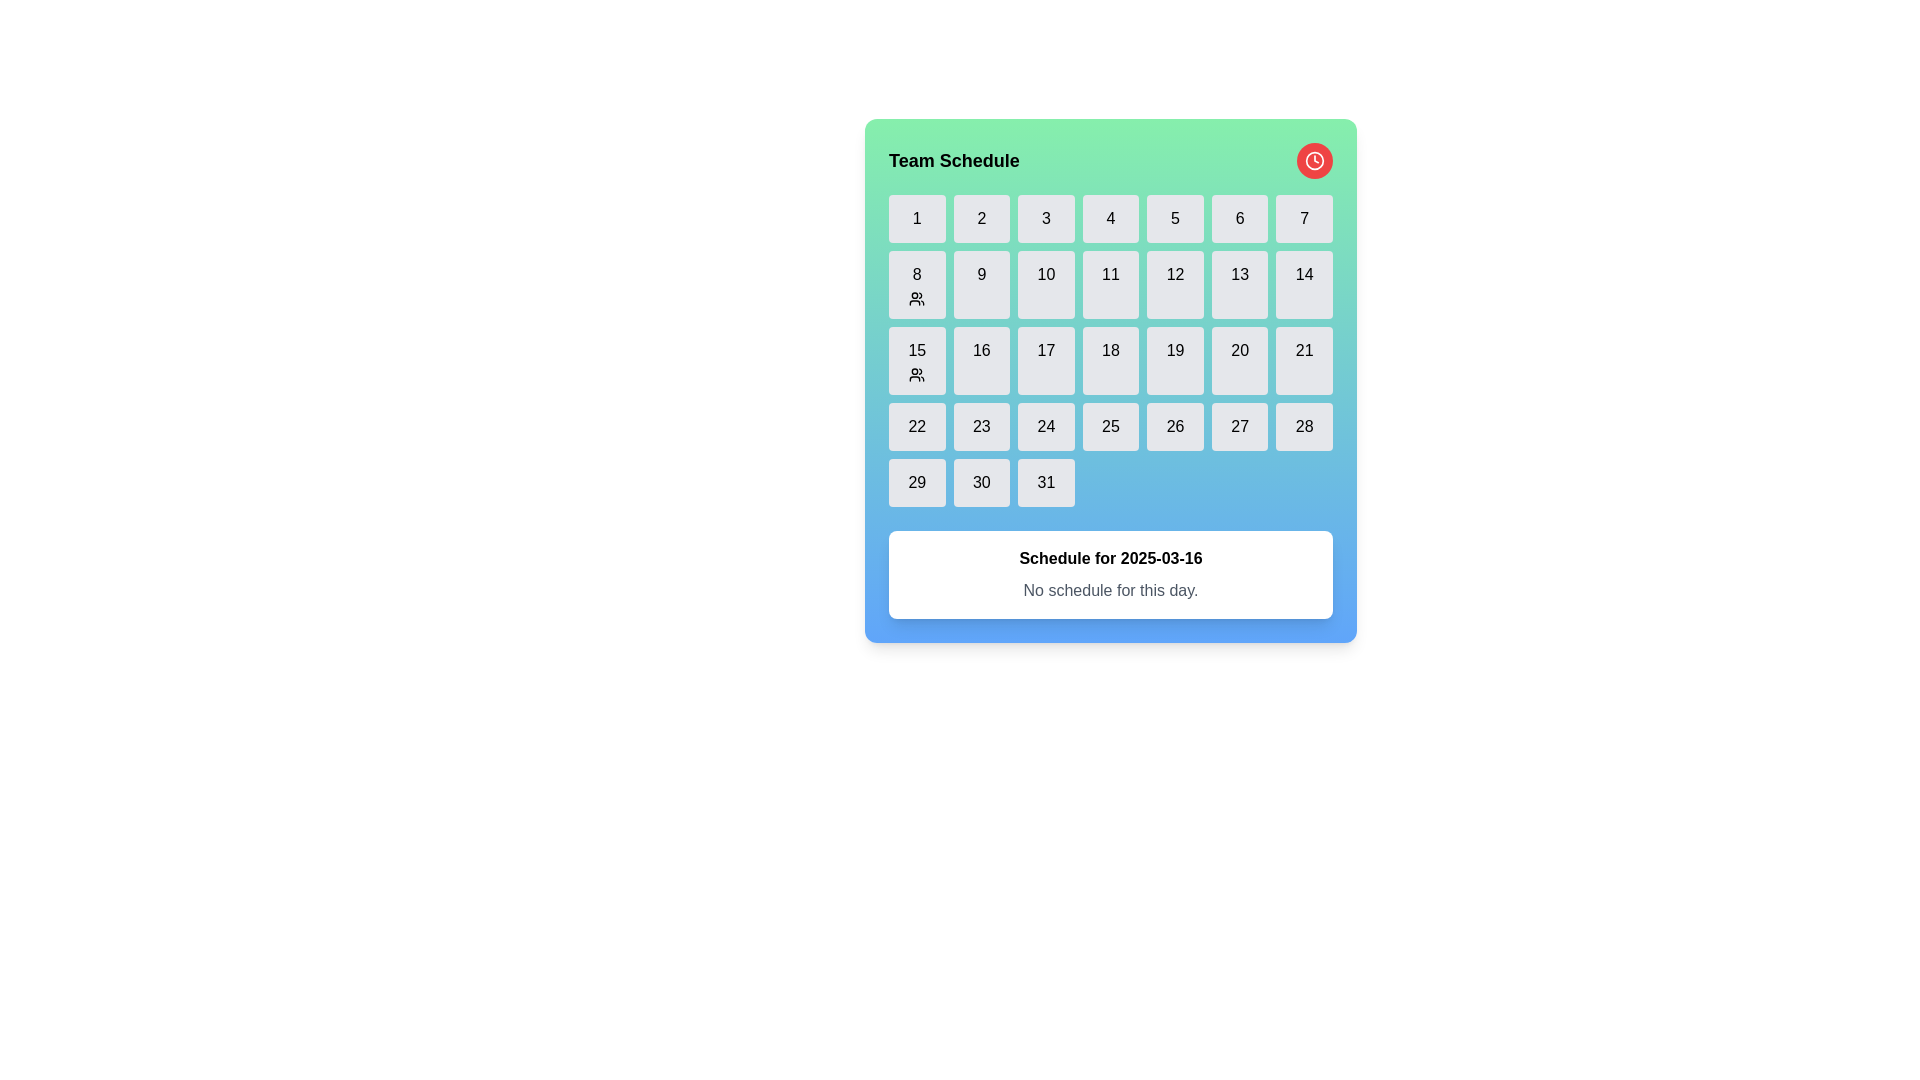  Describe the element at coordinates (916, 426) in the screenshot. I see `the numeric label displaying '22' in the calendar grid of the 'Team Schedule' interface` at that location.